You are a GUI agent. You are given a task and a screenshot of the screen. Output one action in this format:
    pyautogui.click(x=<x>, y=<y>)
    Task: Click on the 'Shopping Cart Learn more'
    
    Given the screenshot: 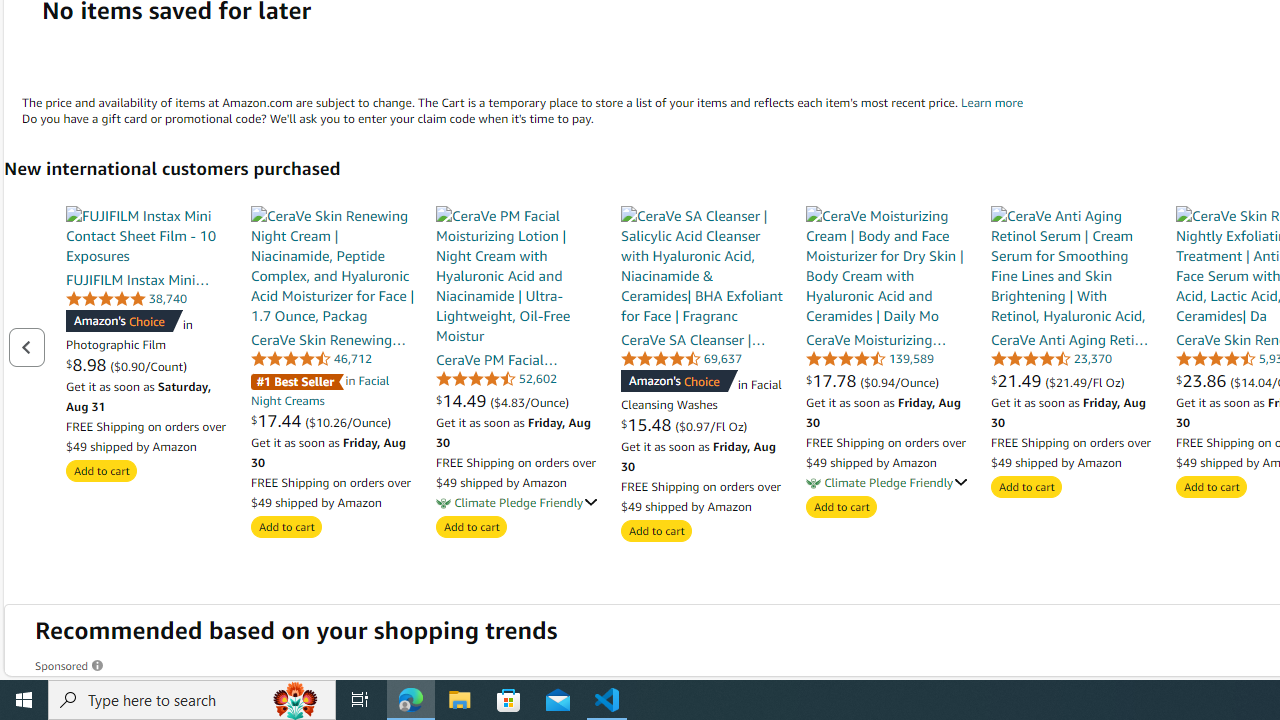 What is the action you would take?
    pyautogui.click(x=992, y=102)
    